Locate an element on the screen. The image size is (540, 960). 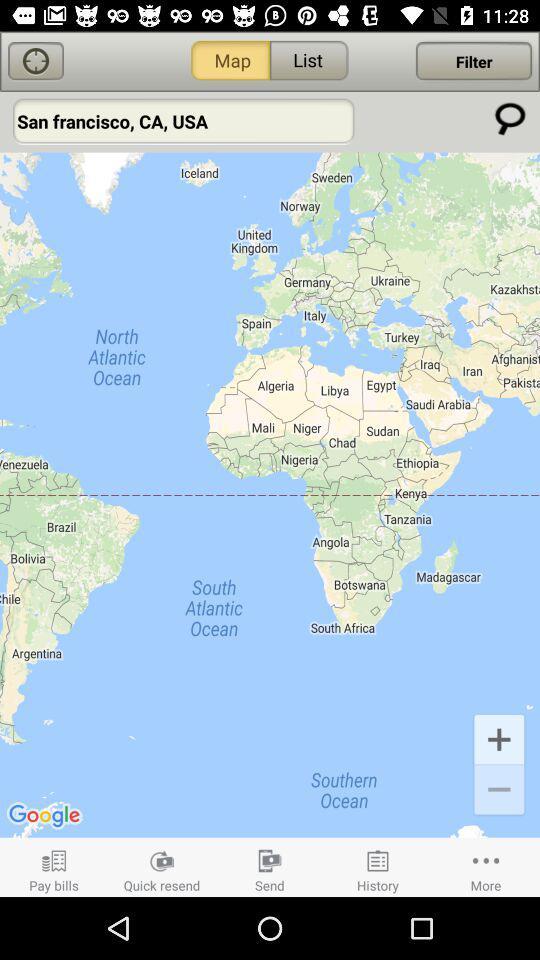
search option is located at coordinates (510, 118).